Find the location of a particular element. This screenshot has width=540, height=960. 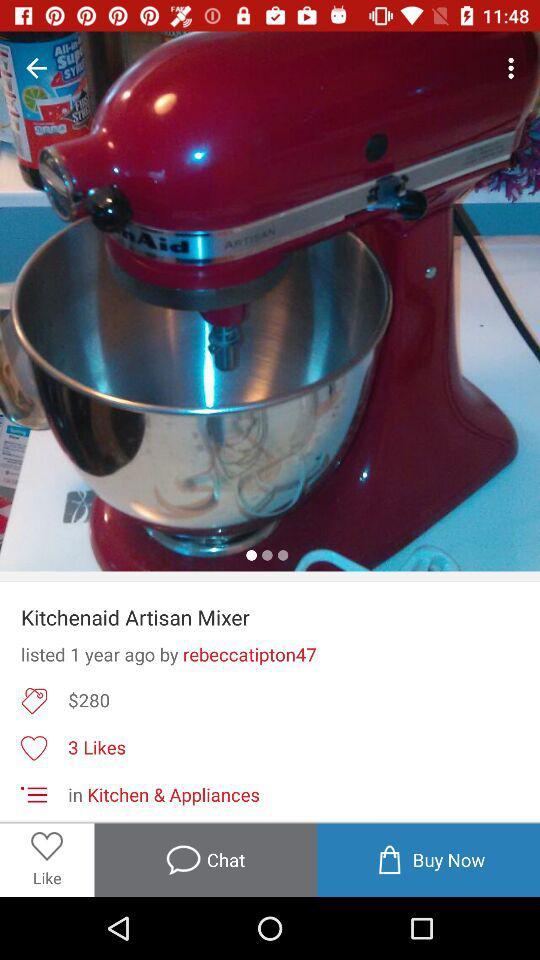

the icon right to like icon is located at coordinates (205, 859).